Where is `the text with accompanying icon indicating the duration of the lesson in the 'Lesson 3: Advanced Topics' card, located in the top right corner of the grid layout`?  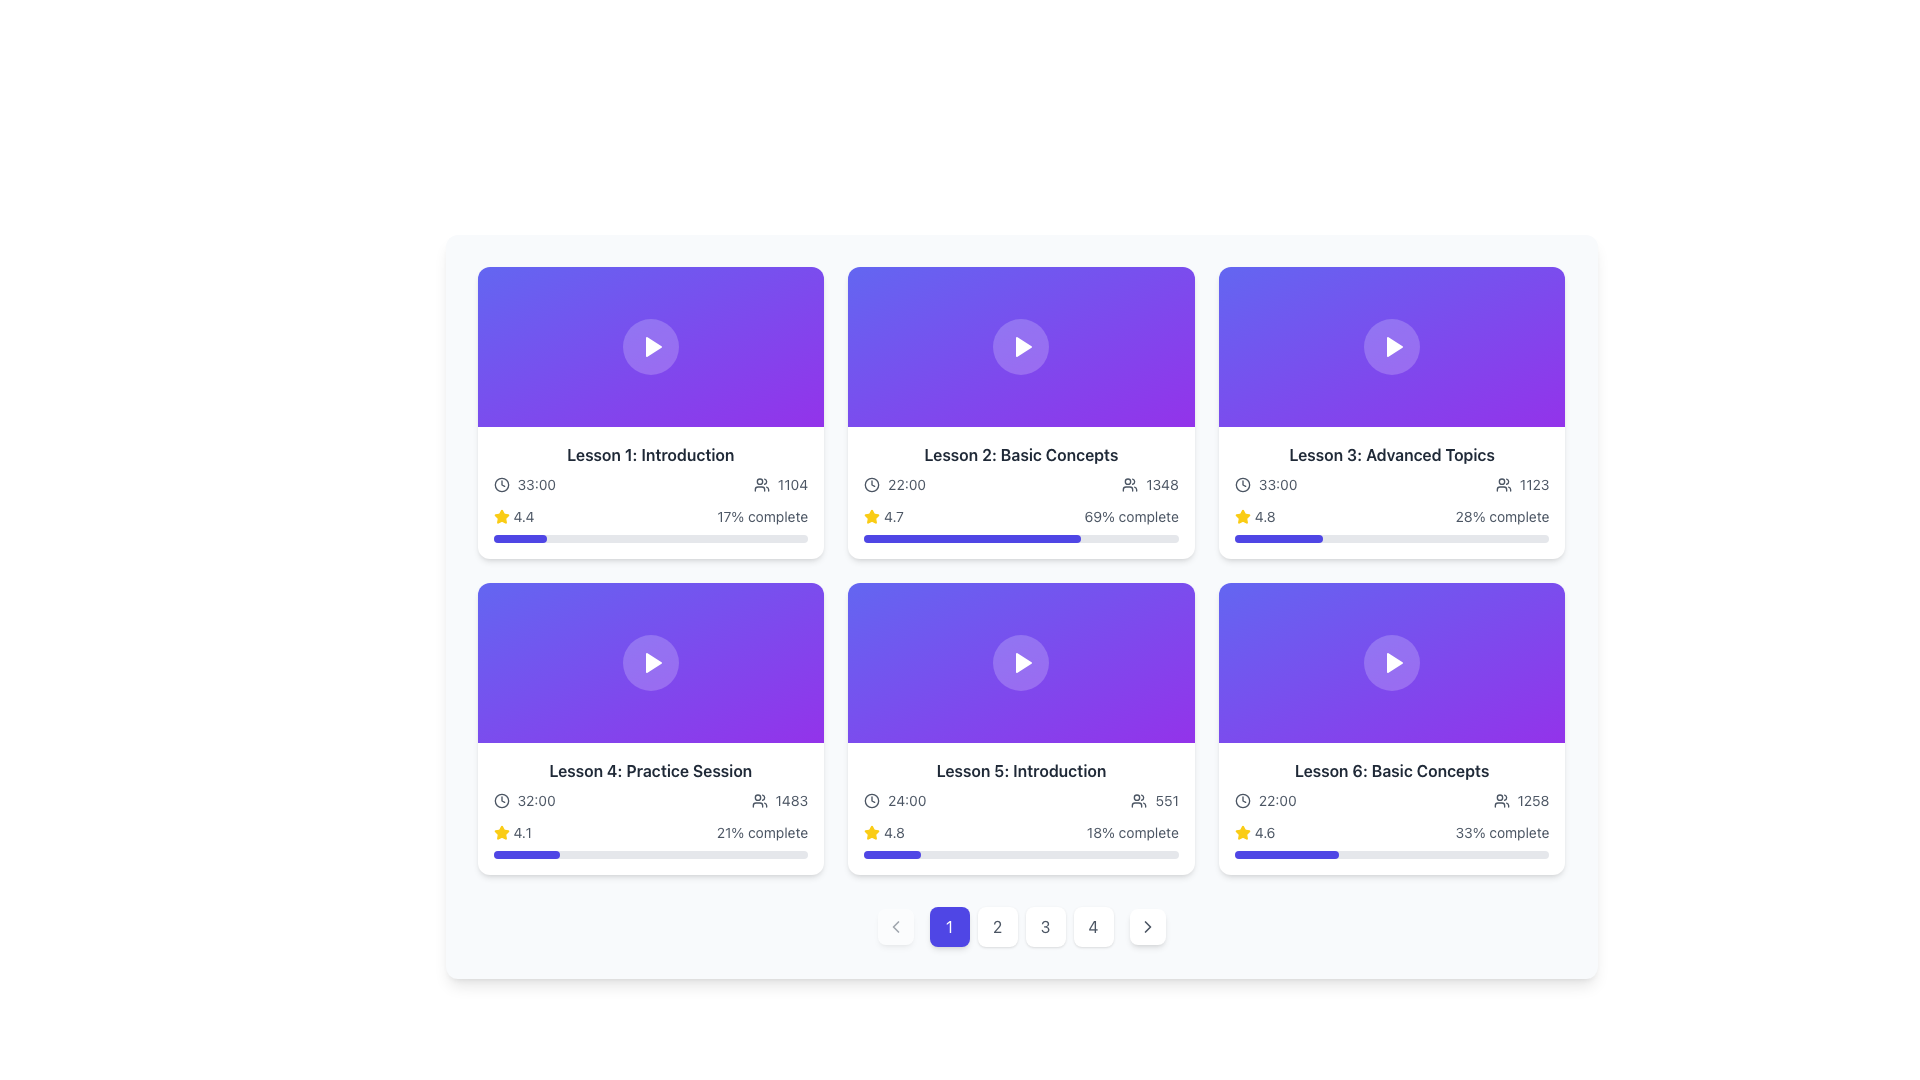 the text with accompanying icon indicating the duration of the lesson in the 'Lesson 3: Advanced Topics' card, located in the top right corner of the grid layout is located at coordinates (1265, 485).